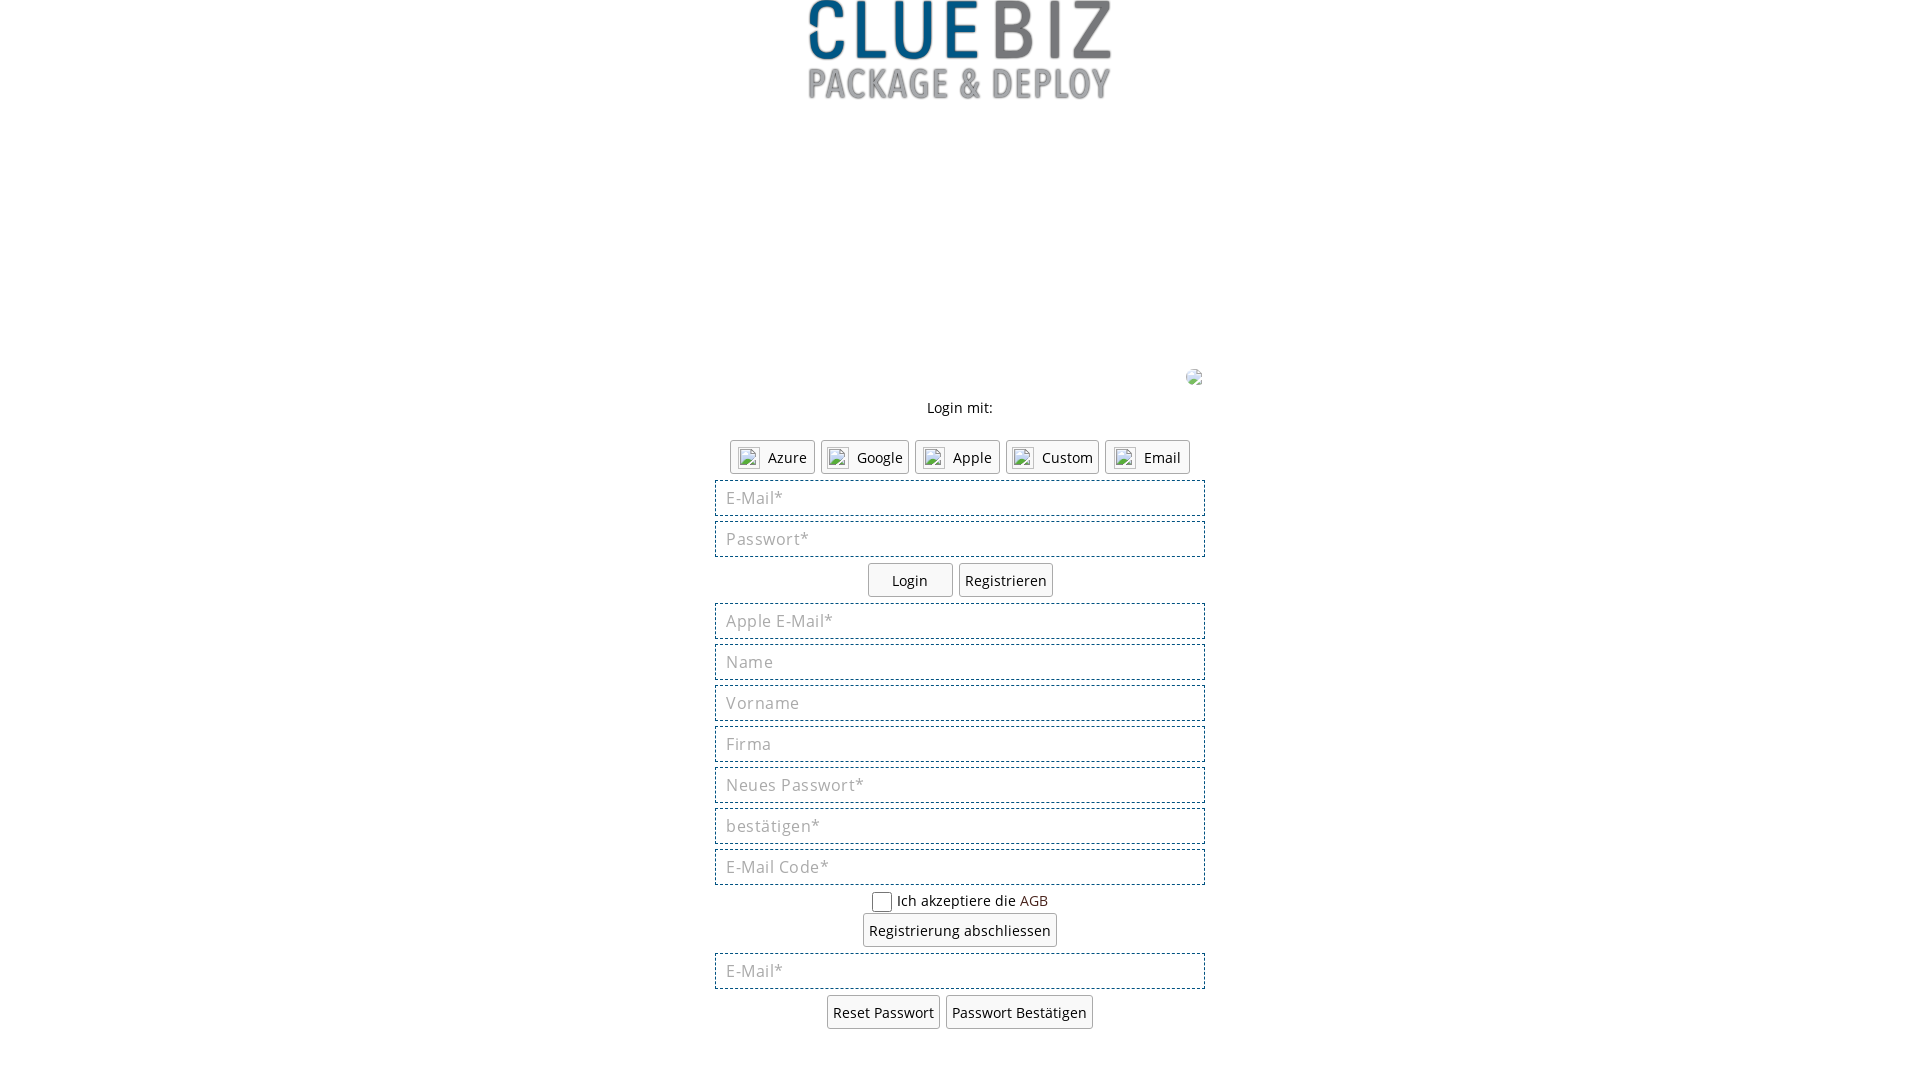 The width and height of the screenshot is (1920, 1080). What do you see at coordinates (957, 579) in the screenshot?
I see `'Registrieren'` at bounding box center [957, 579].